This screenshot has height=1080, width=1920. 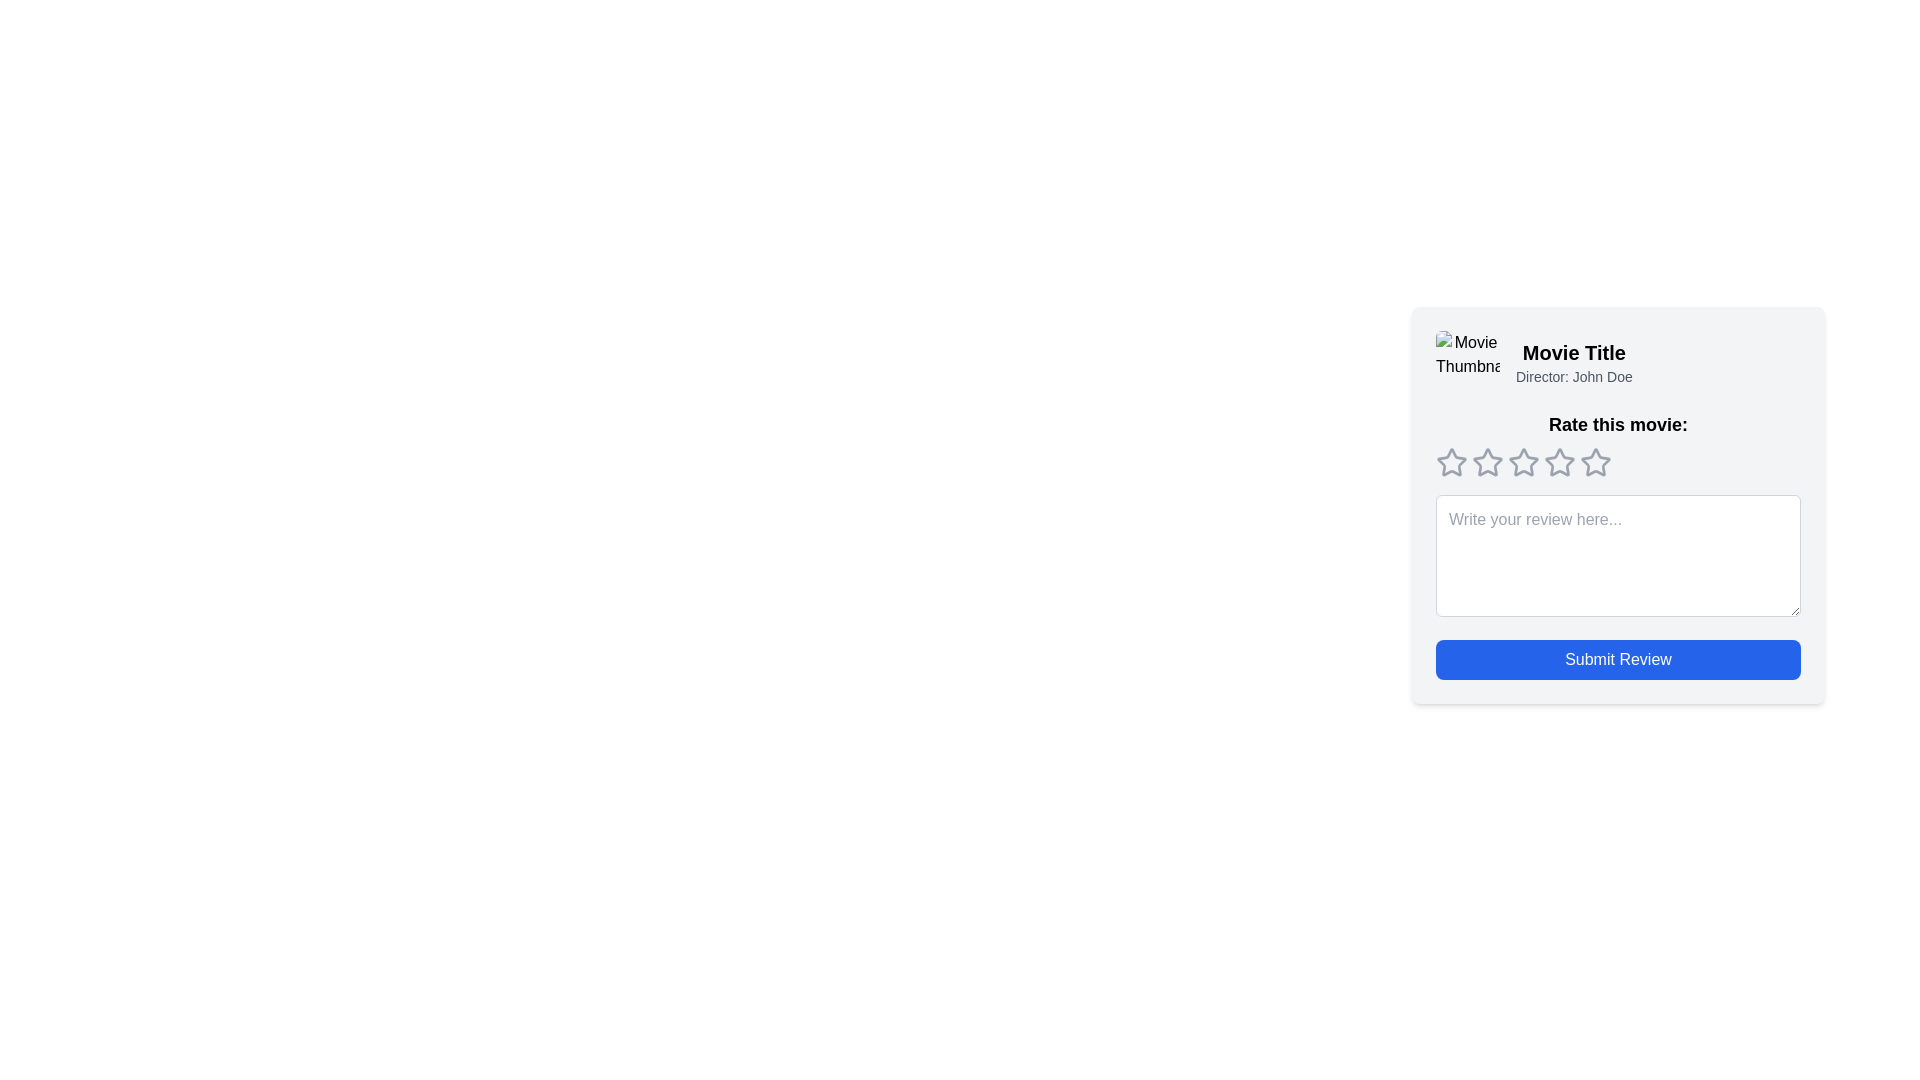 I want to click on the third star in the rating system below the text 'Rate this movie:', so click(x=1559, y=462).